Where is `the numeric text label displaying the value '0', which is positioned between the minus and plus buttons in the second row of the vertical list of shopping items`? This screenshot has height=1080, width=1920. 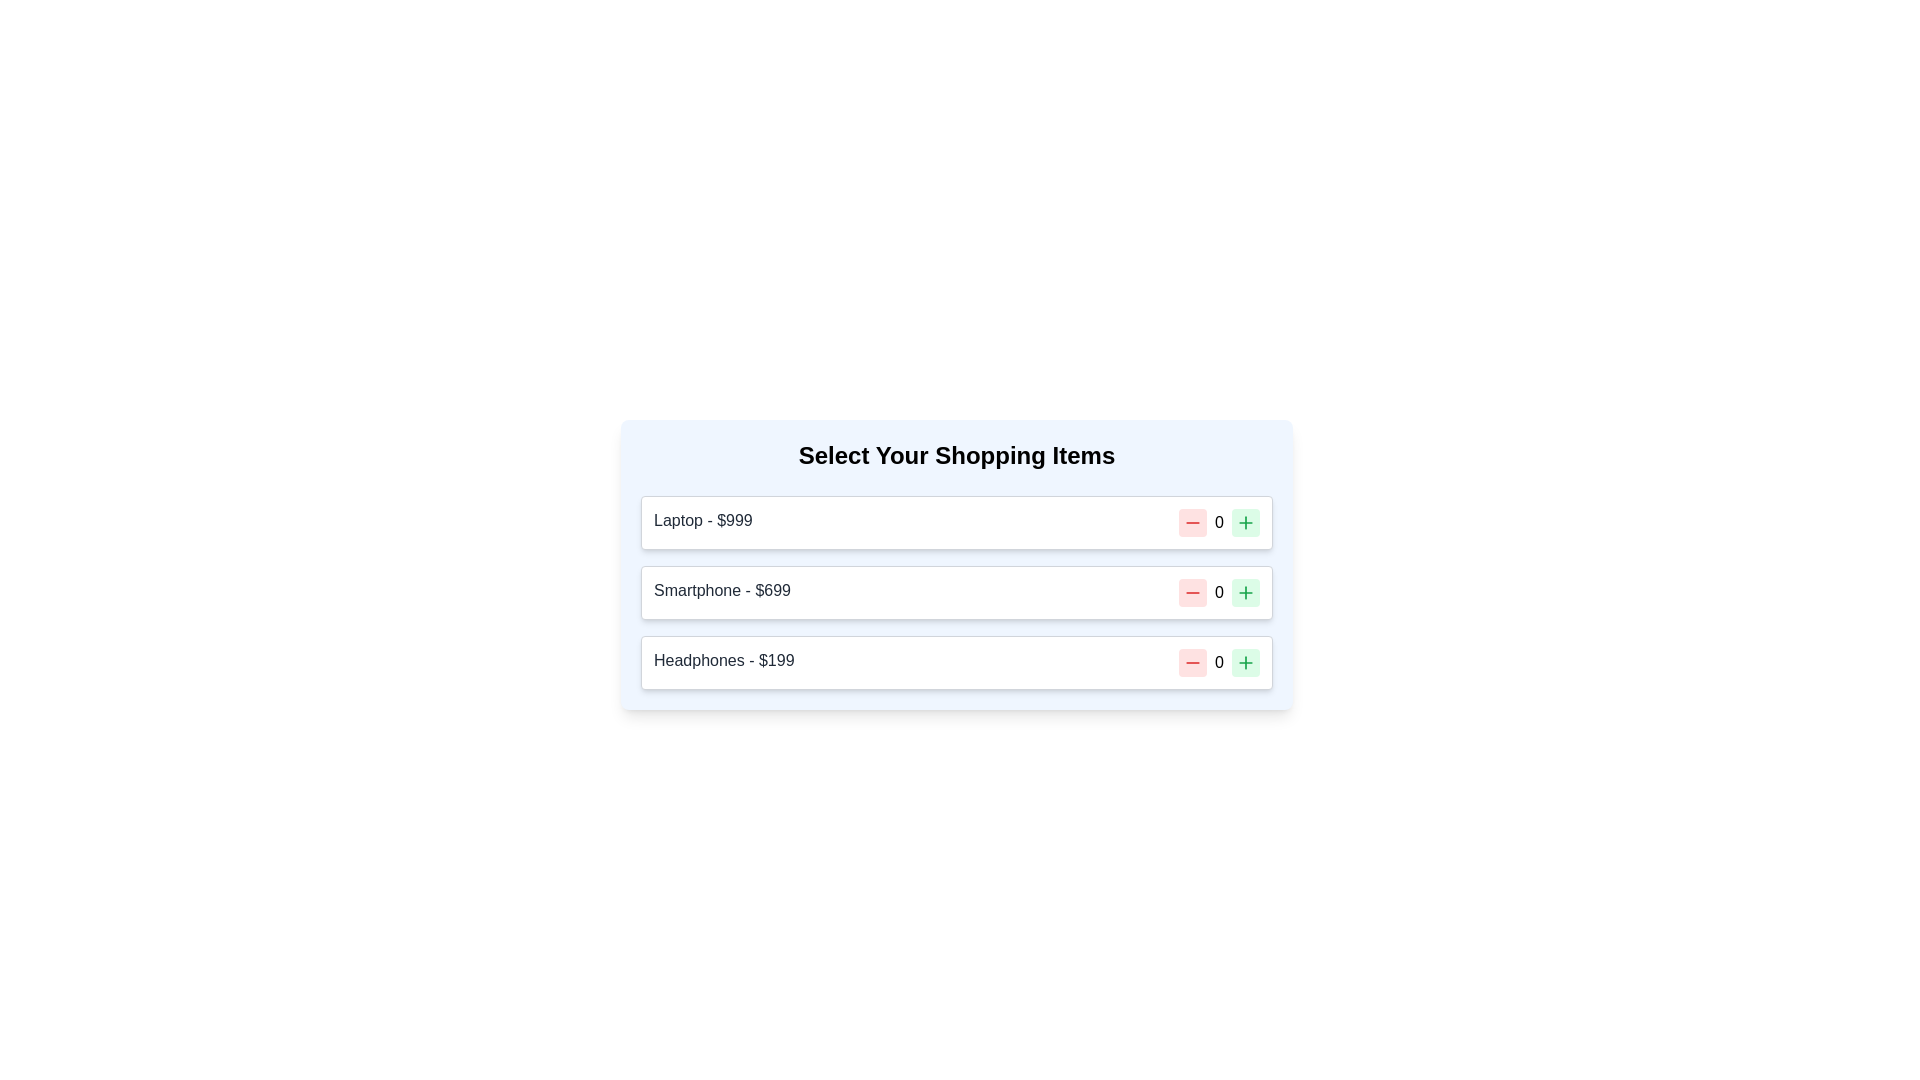
the numeric text label displaying the value '0', which is positioned between the minus and plus buttons in the second row of the vertical list of shopping items is located at coordinates (1218, 592).